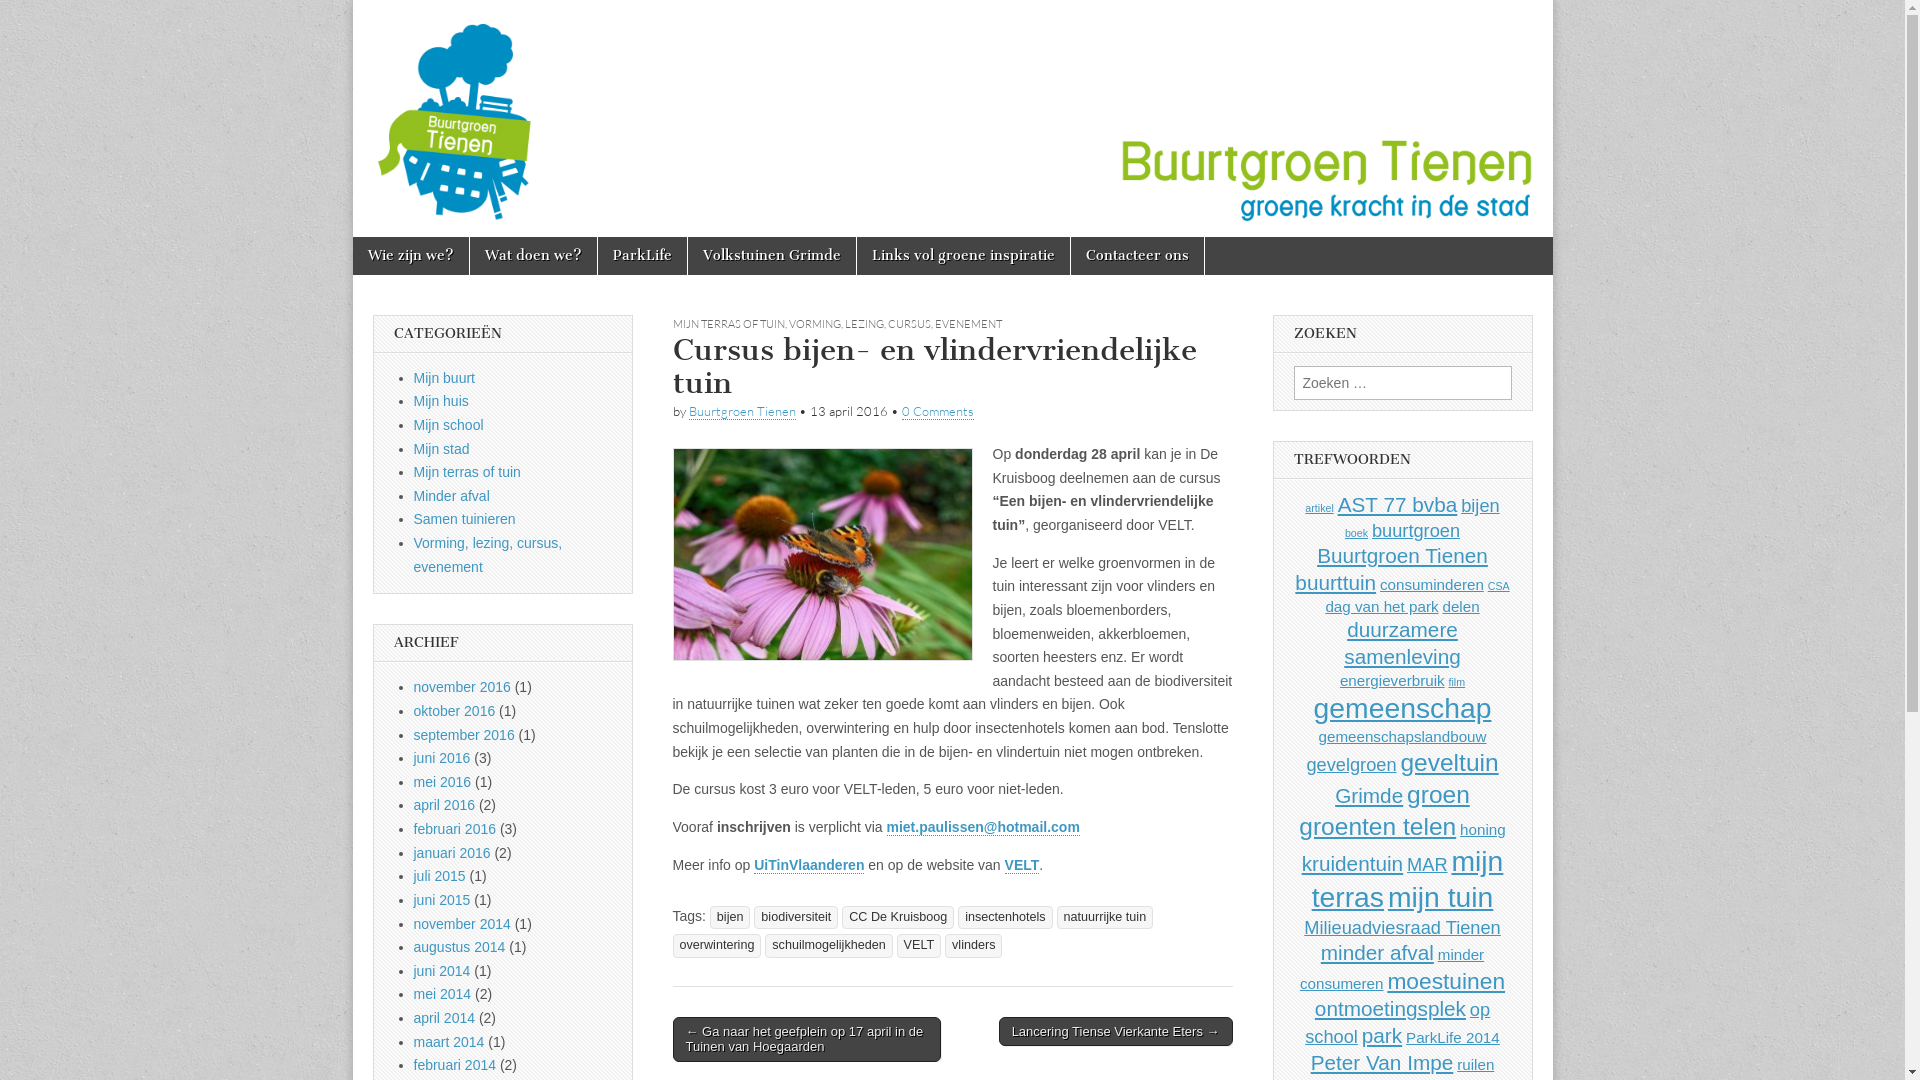 The width and height of the screenshot is (1920, 1080). Describe the element at coordinates (1396, 503) in the screenshot. I see `'AST 77 bvba'` at that location.